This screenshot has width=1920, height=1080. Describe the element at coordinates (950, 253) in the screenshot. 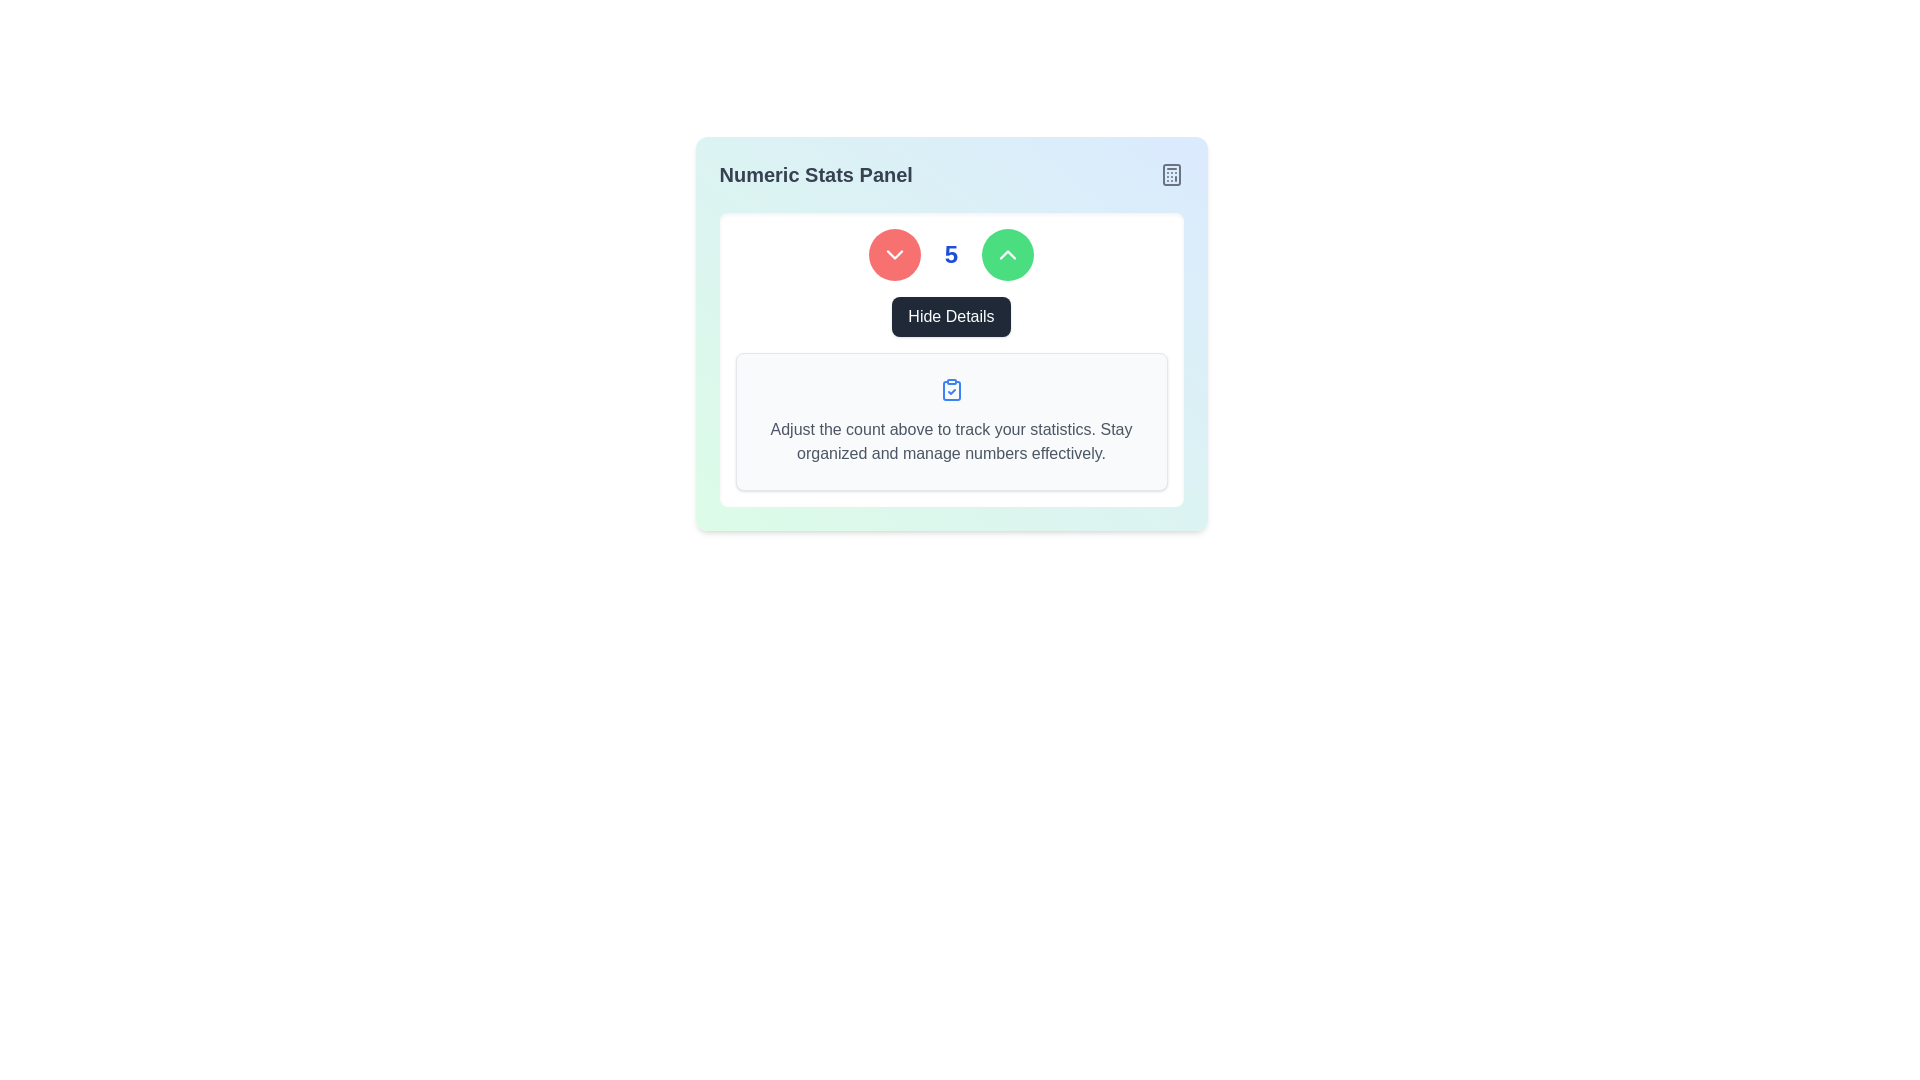

I see `the static text element that displays a numeric value, which is centrally located between a red button with a downwards arrow on the left and a green button with an upwards arrow on the right` at that location.